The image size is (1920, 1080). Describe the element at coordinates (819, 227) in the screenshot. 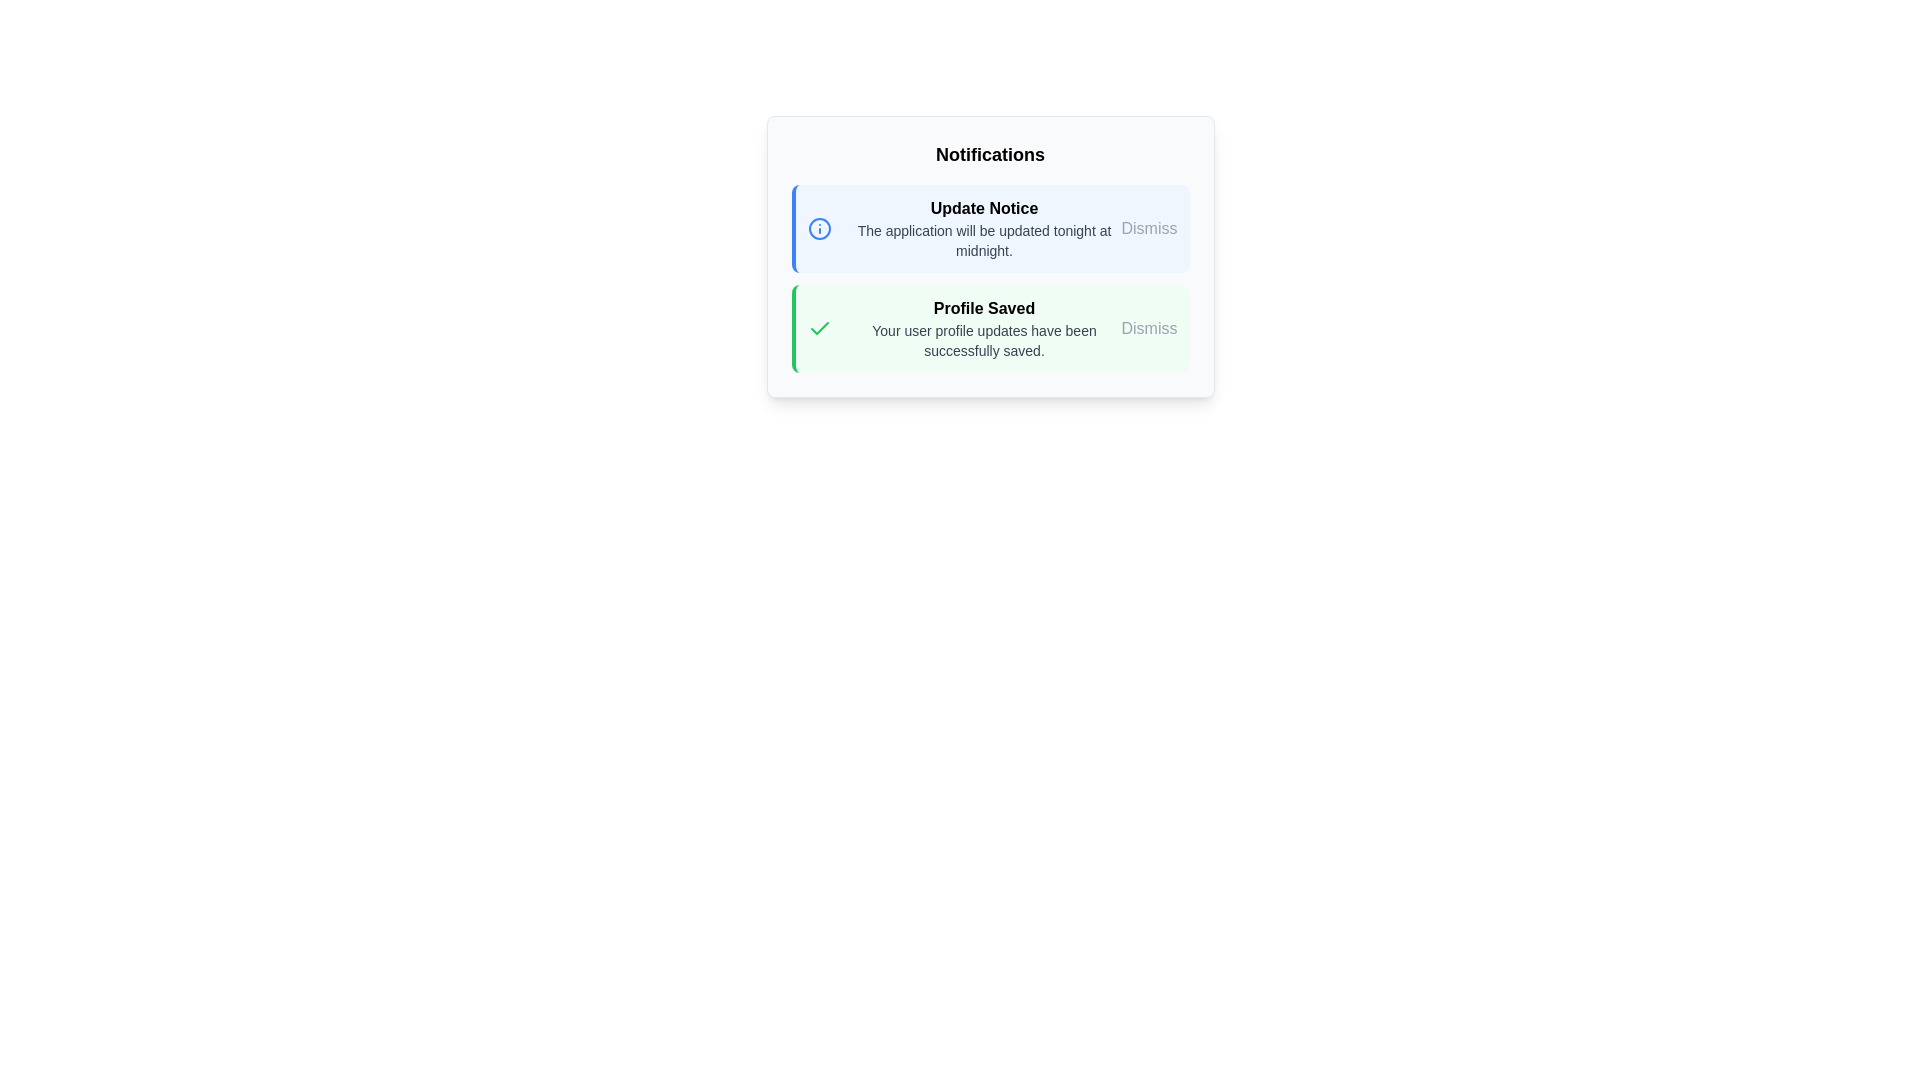

I see `the circular icon with a blue border and an exclamation mark, located to the left of the 'Update Notice' notification` at that location.